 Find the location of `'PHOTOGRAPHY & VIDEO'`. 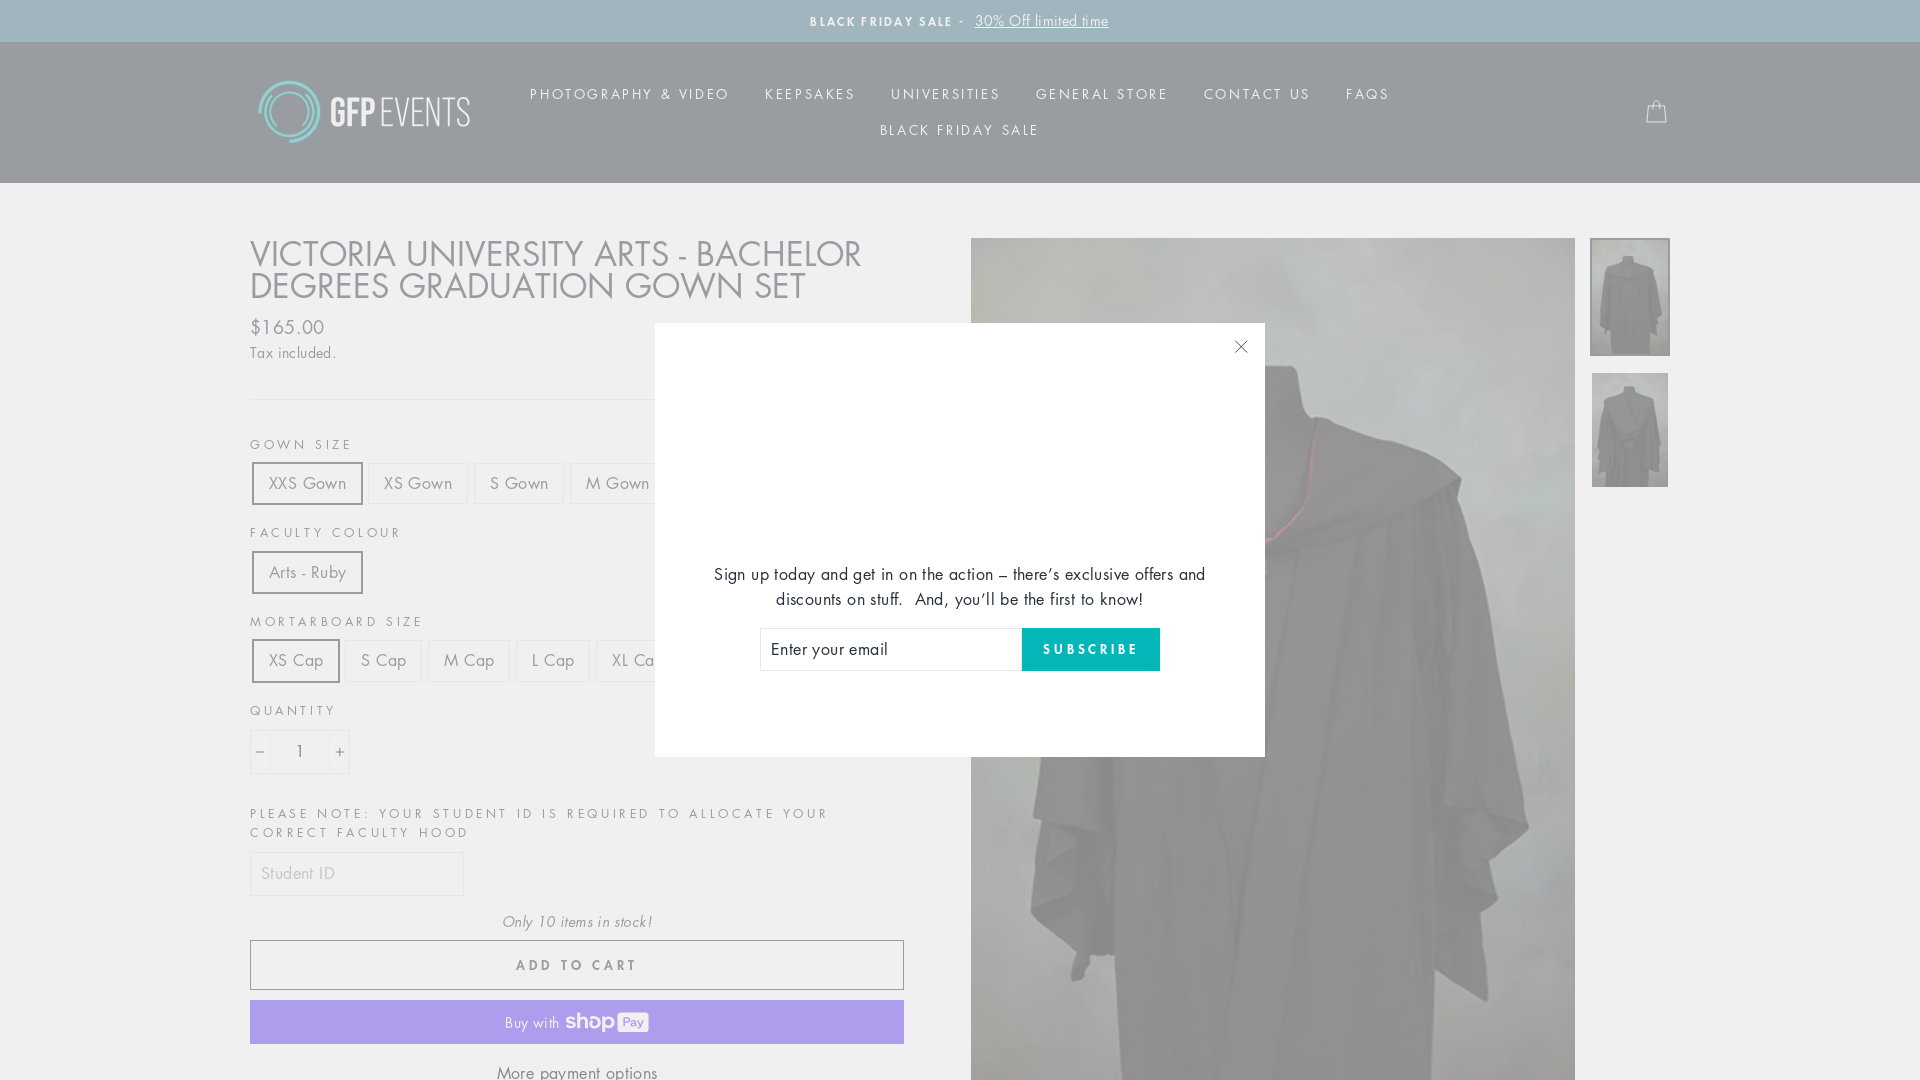

'PHOTOGRAPHY & VIDEO' is located at coordinates (628, 93).